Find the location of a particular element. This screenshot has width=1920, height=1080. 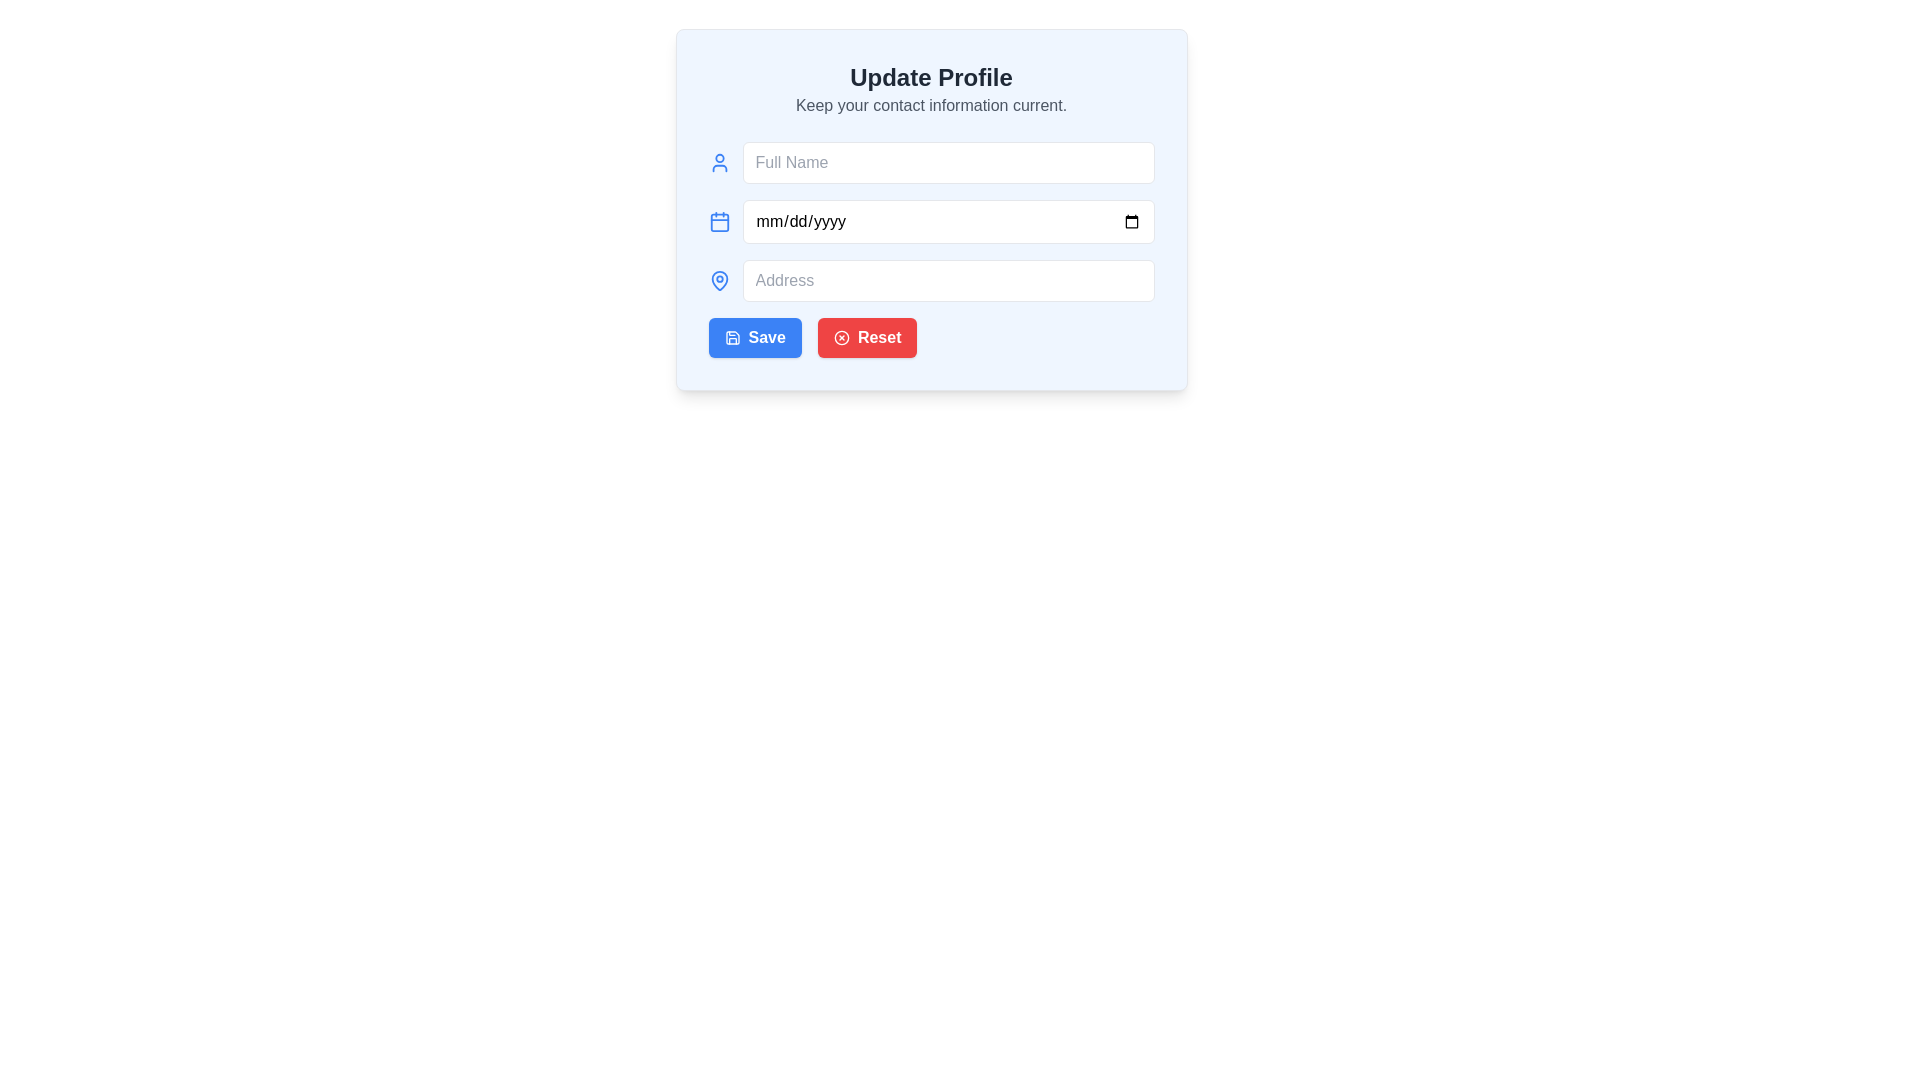

the 'Save' button icon located to the left of the 'Save' text label, which visually represents the action of saving data is located at coordinates (731, 337).